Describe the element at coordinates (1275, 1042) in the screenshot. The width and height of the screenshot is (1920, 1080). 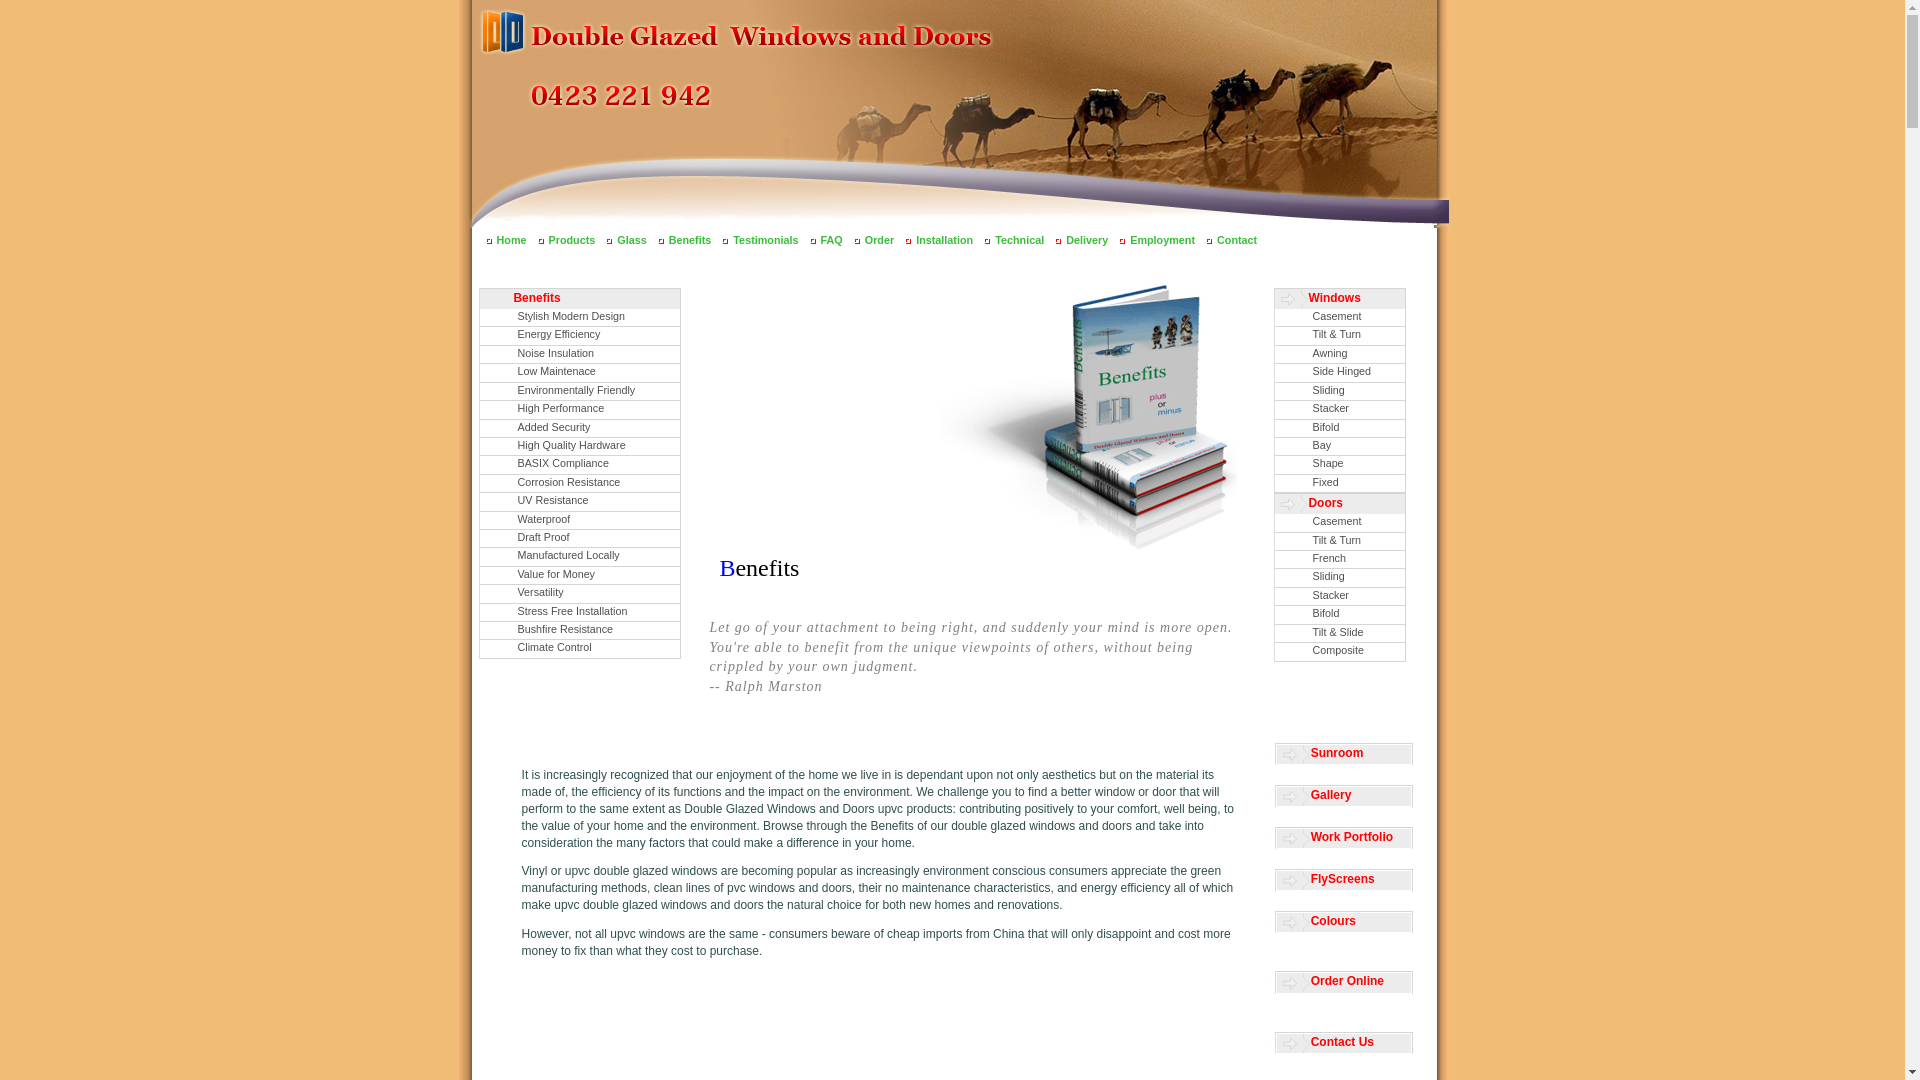
I see `'Contact Us'` at that location.